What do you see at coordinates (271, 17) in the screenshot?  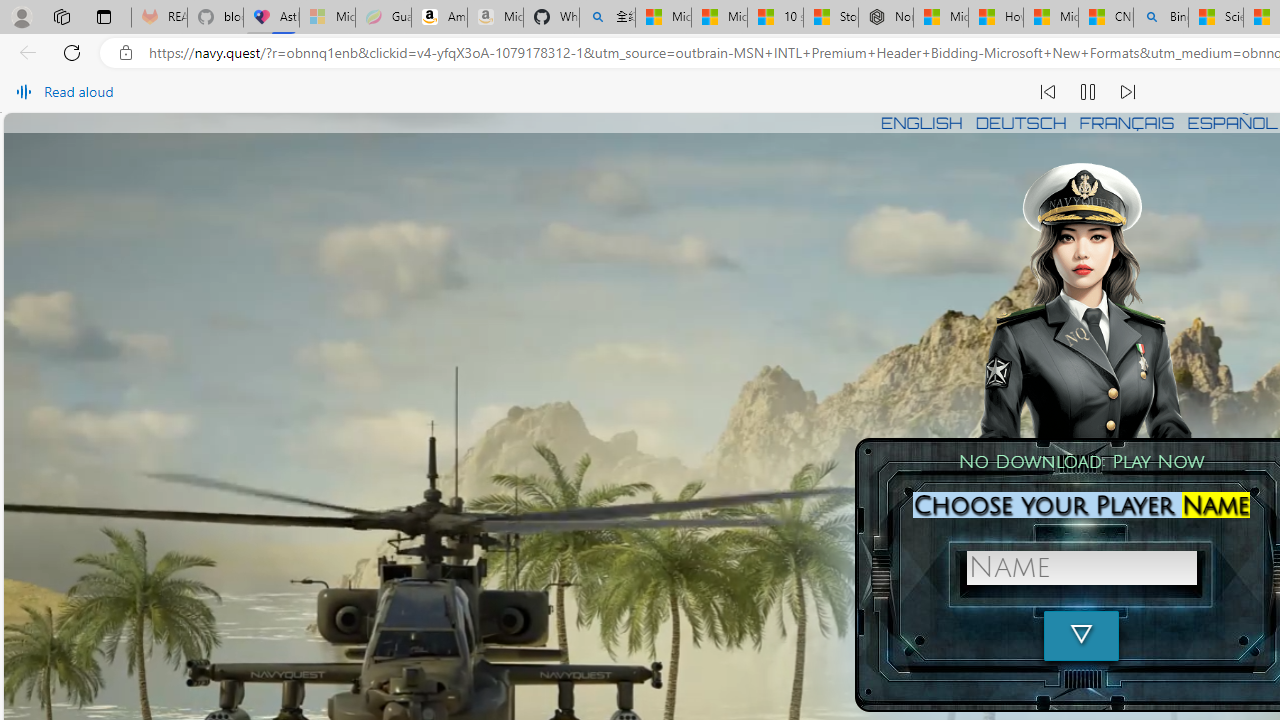 I see `'Asthma Inhalers: Names and Types'` at bounding box center [271, 17].